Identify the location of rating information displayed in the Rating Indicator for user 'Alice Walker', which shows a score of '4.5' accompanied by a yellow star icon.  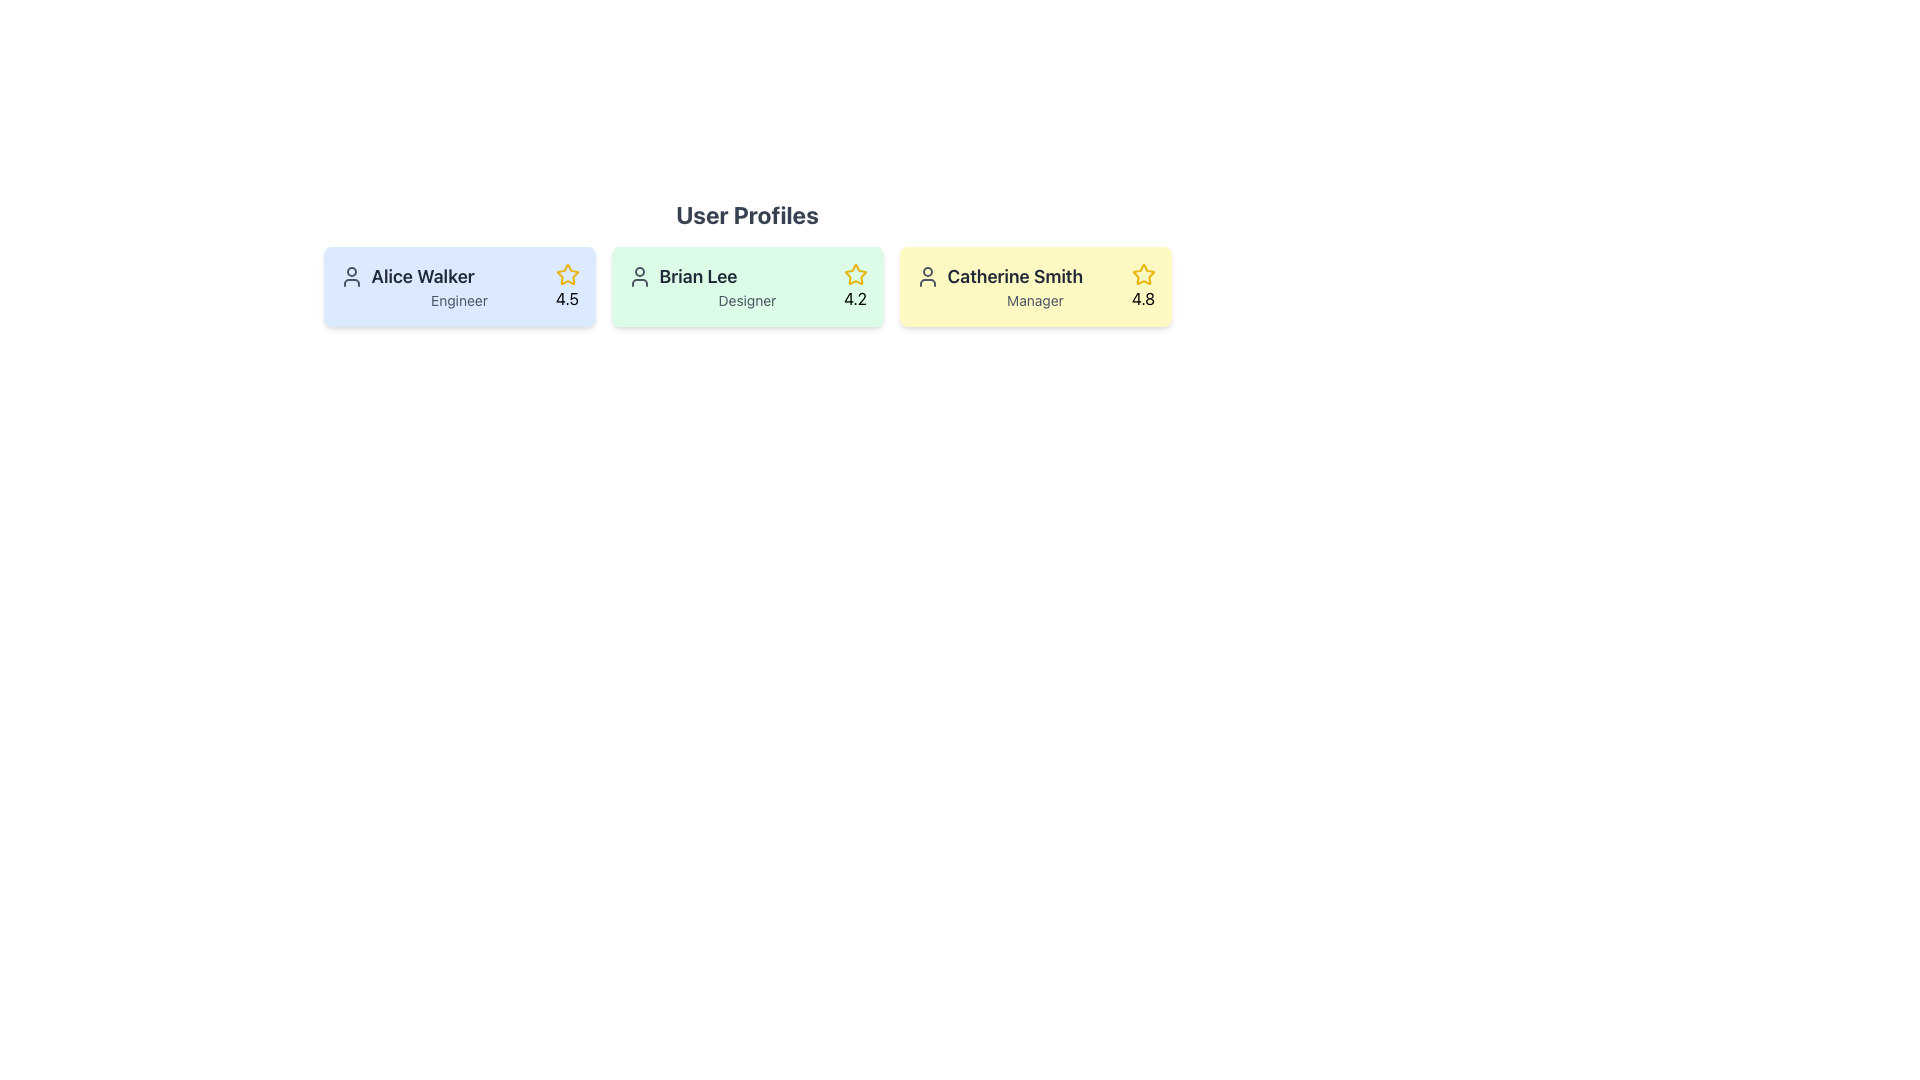
(566, 286).